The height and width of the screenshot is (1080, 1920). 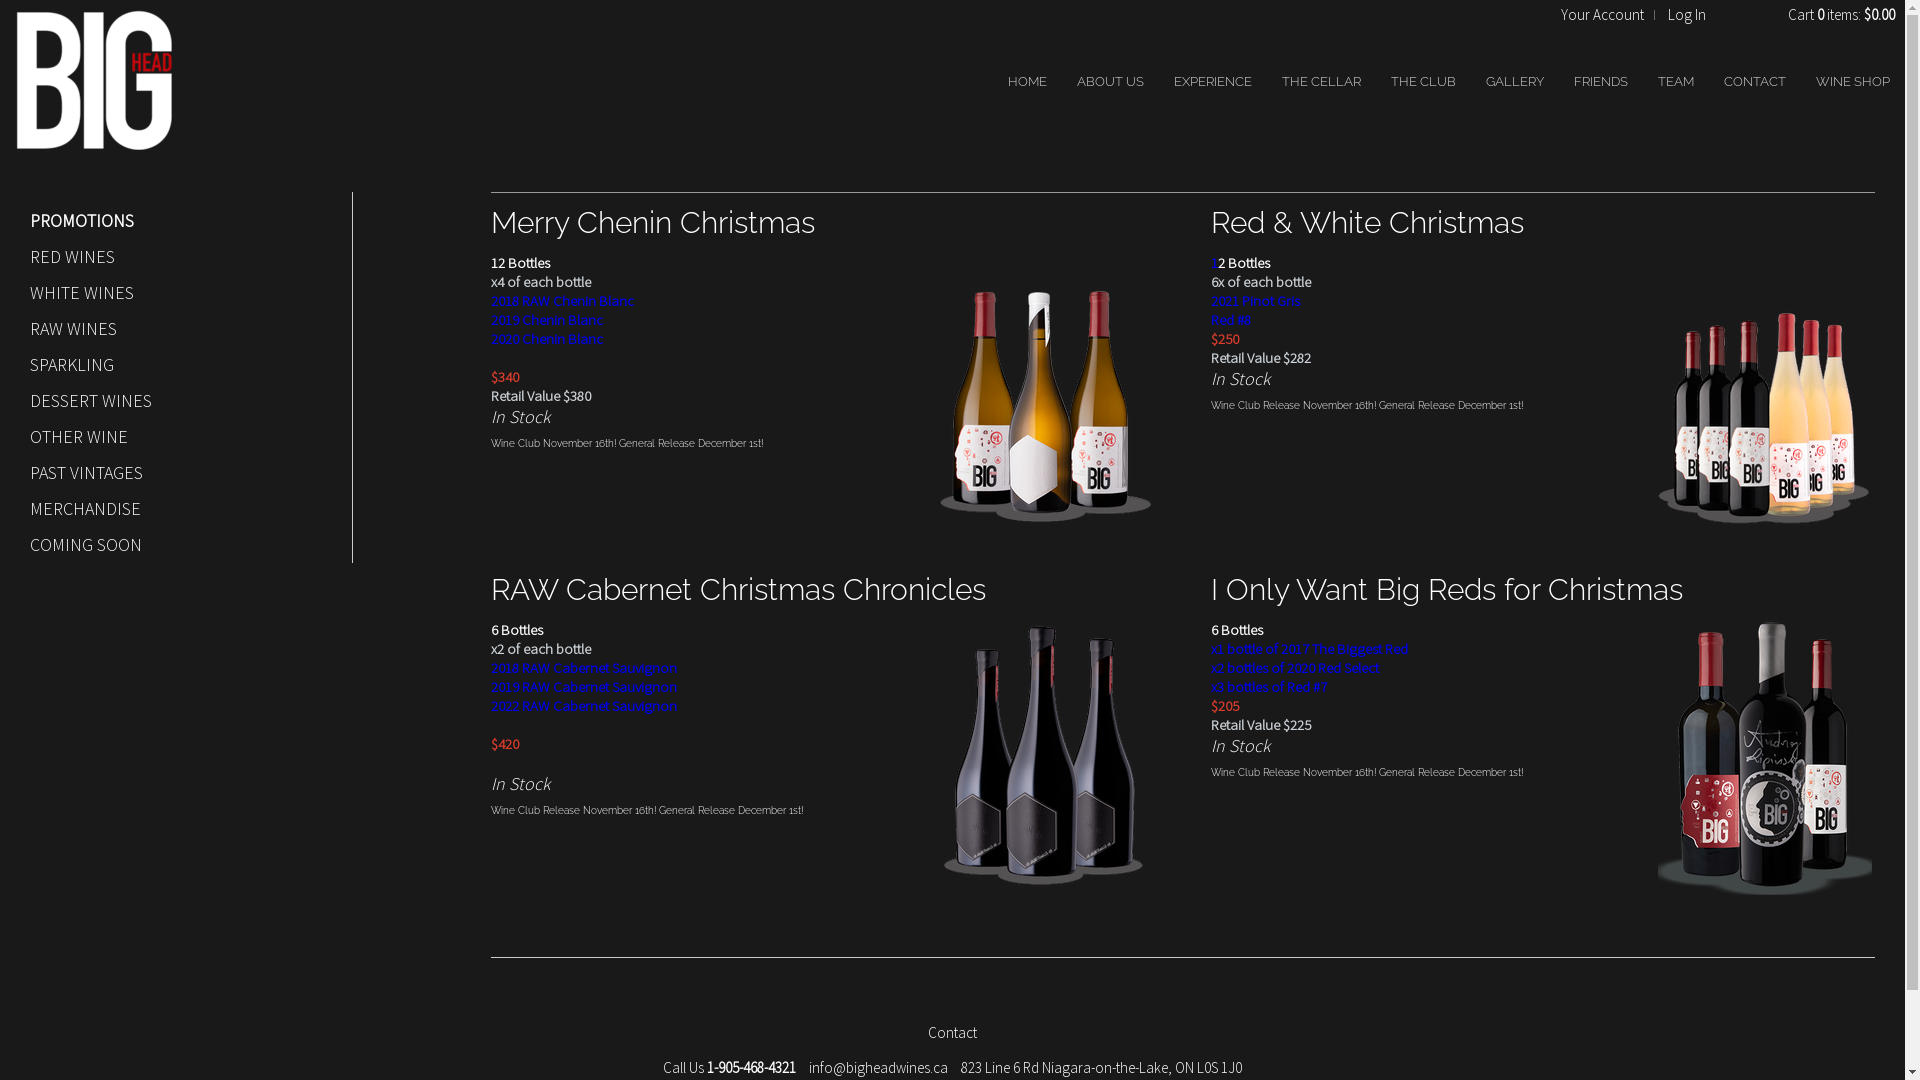 I want to click on 'WINE SHOP', so click(x=1815, y=80).